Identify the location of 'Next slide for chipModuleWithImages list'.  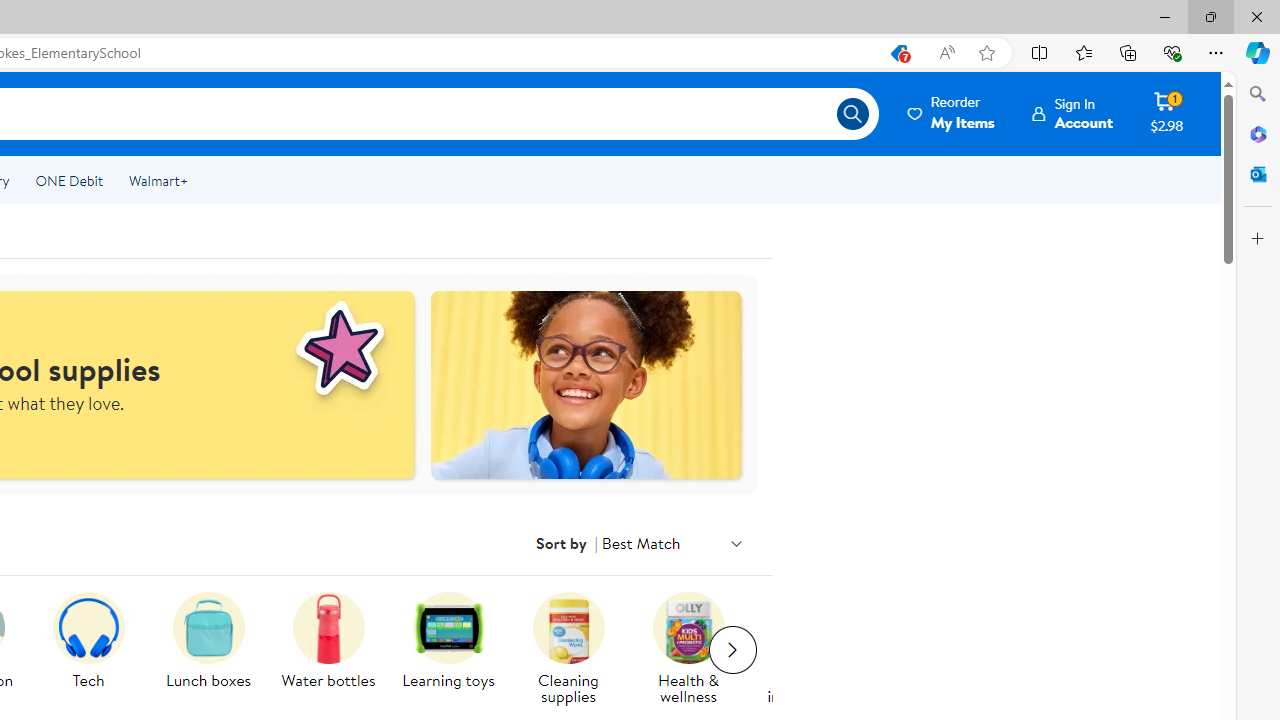
(731, 650).